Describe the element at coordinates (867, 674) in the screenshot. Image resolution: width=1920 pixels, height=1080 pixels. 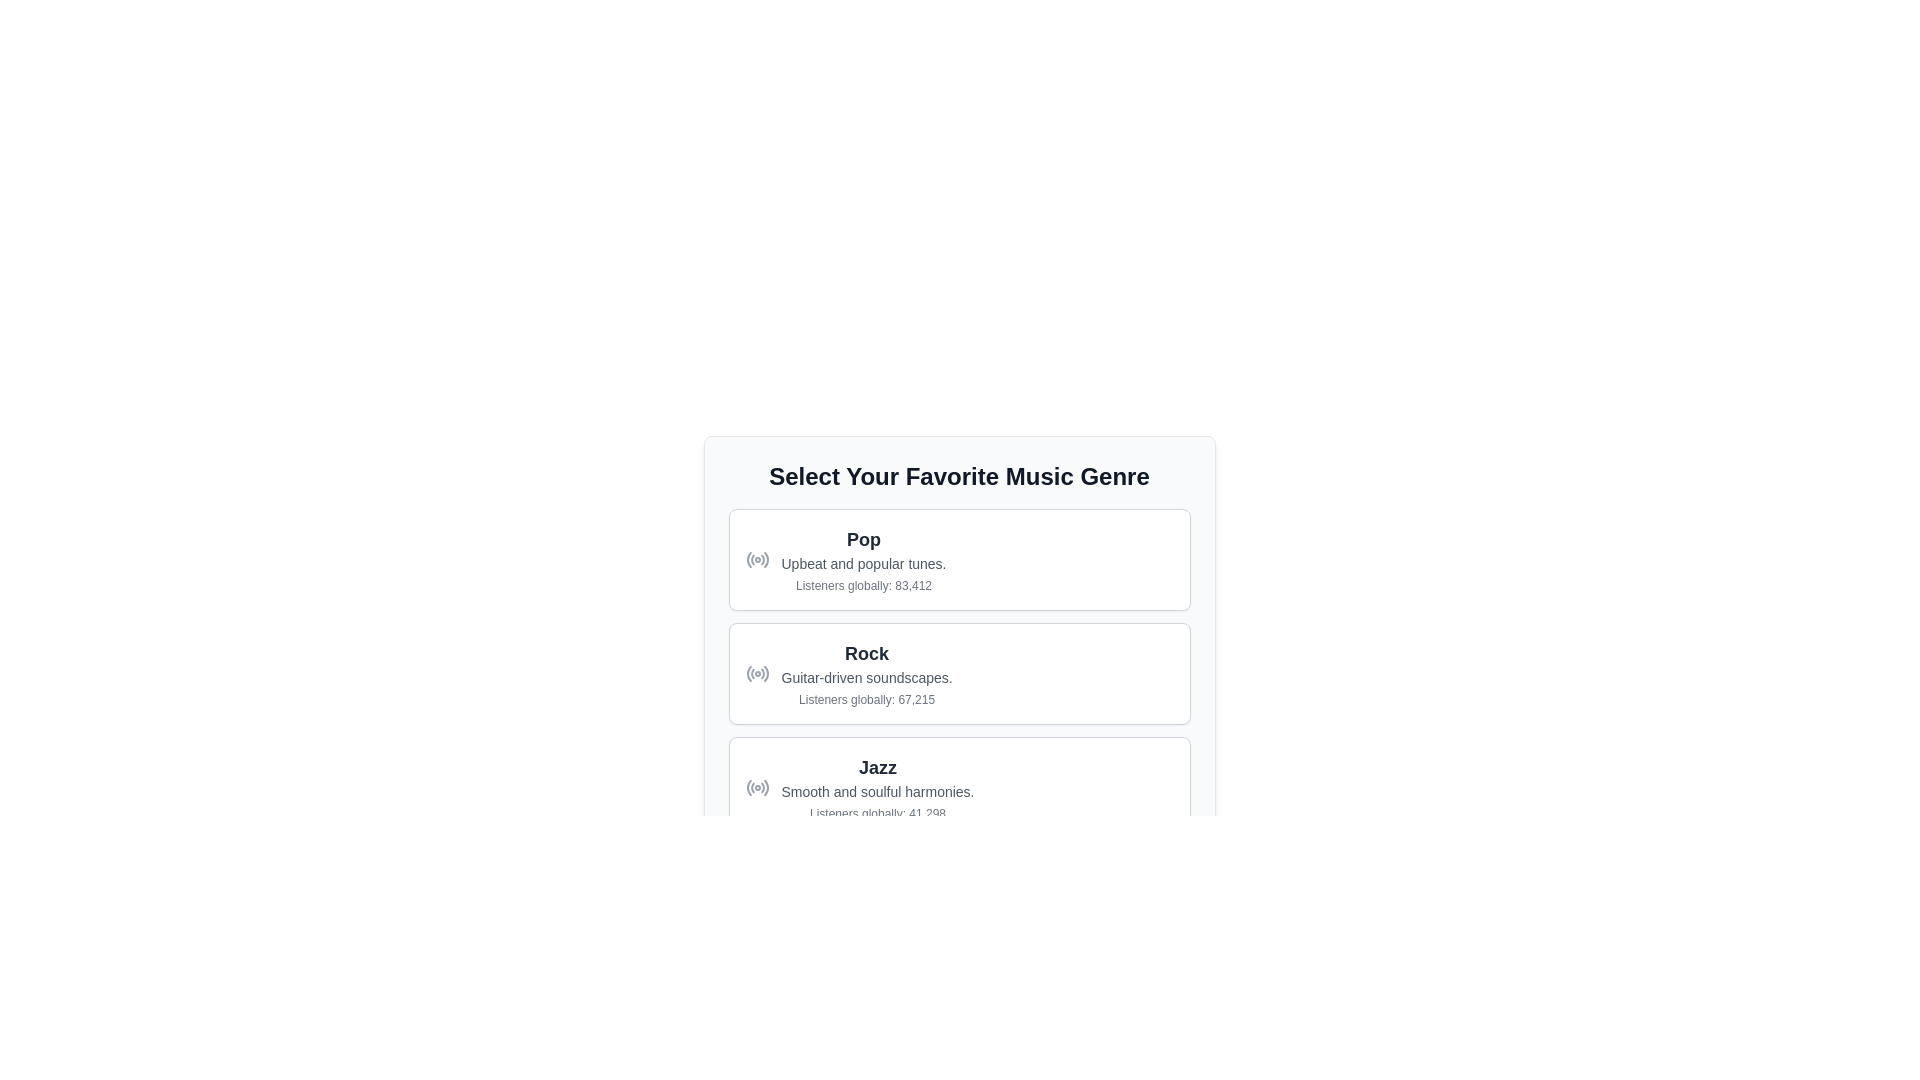
I see `the 'Rock' genre text panel` at that location.